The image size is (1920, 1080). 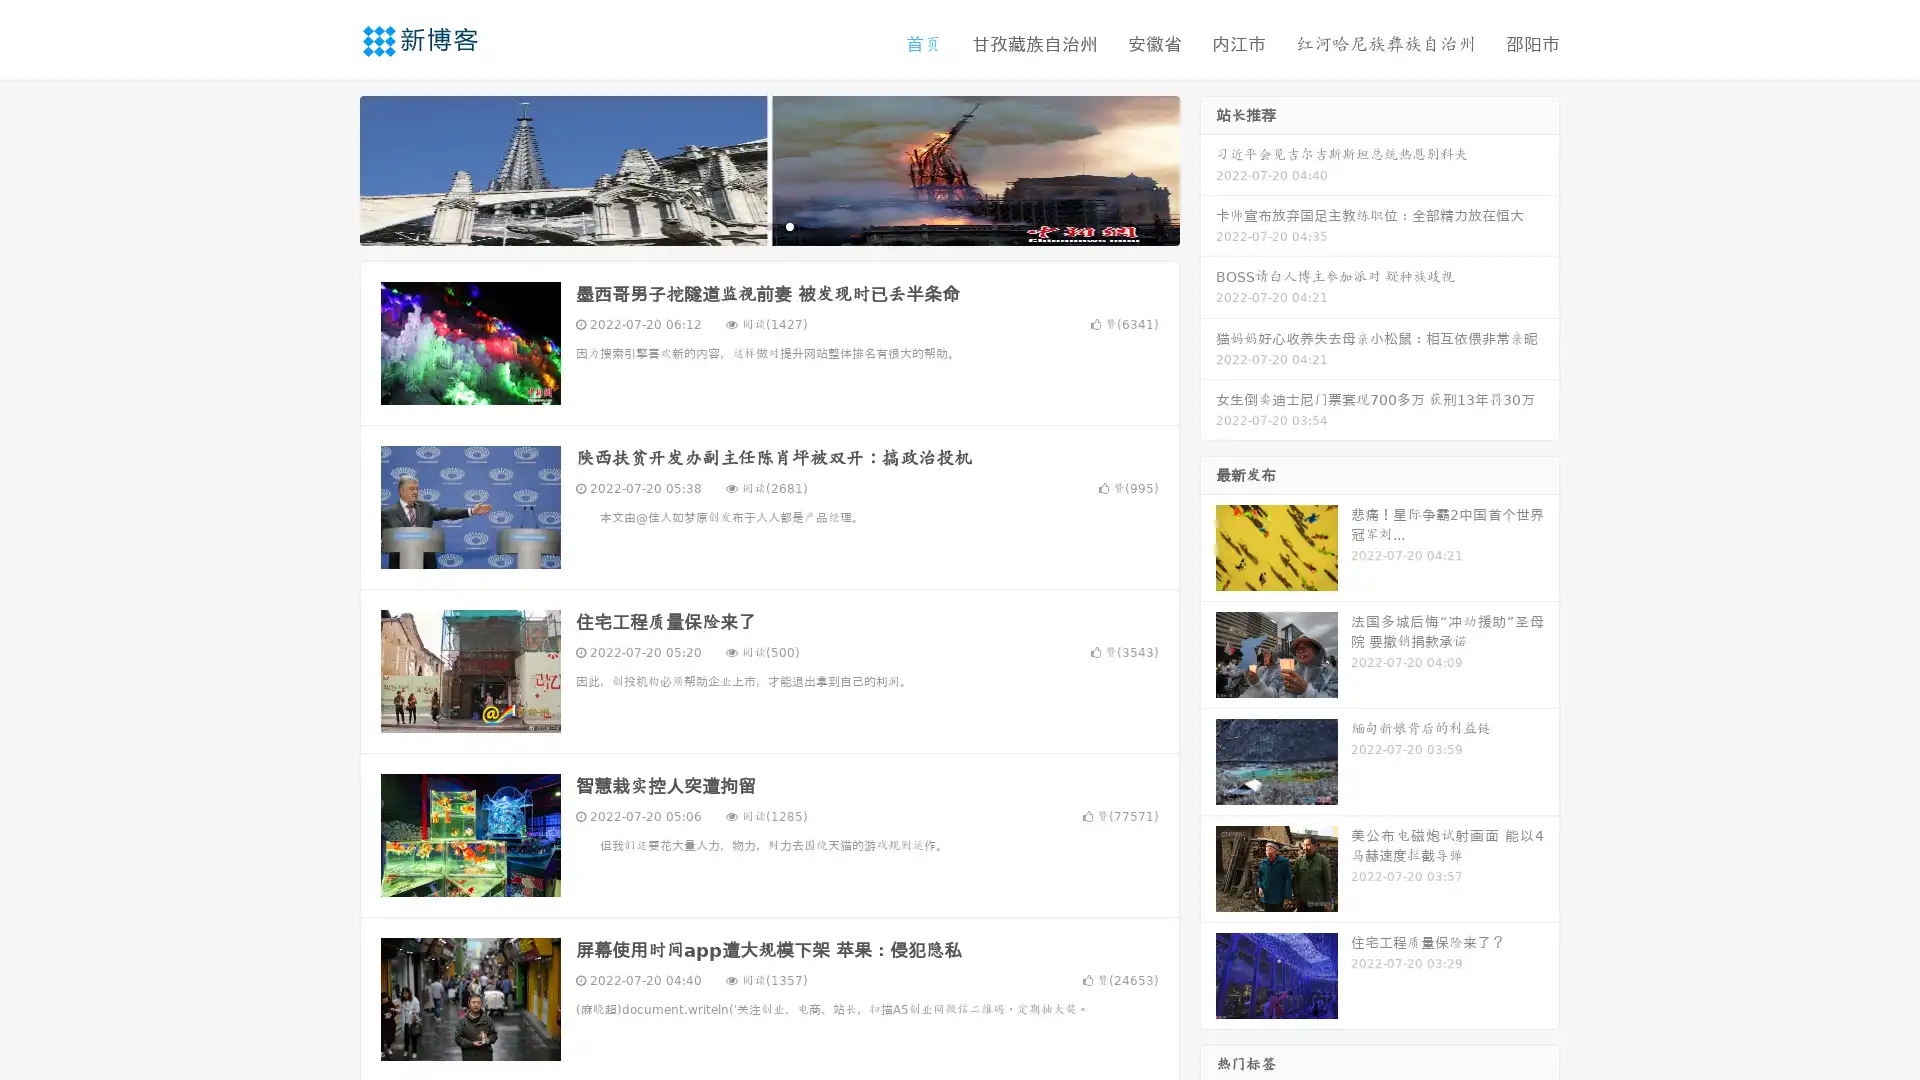 I want to click on Go to slide 3, so click(x=789, y=225).